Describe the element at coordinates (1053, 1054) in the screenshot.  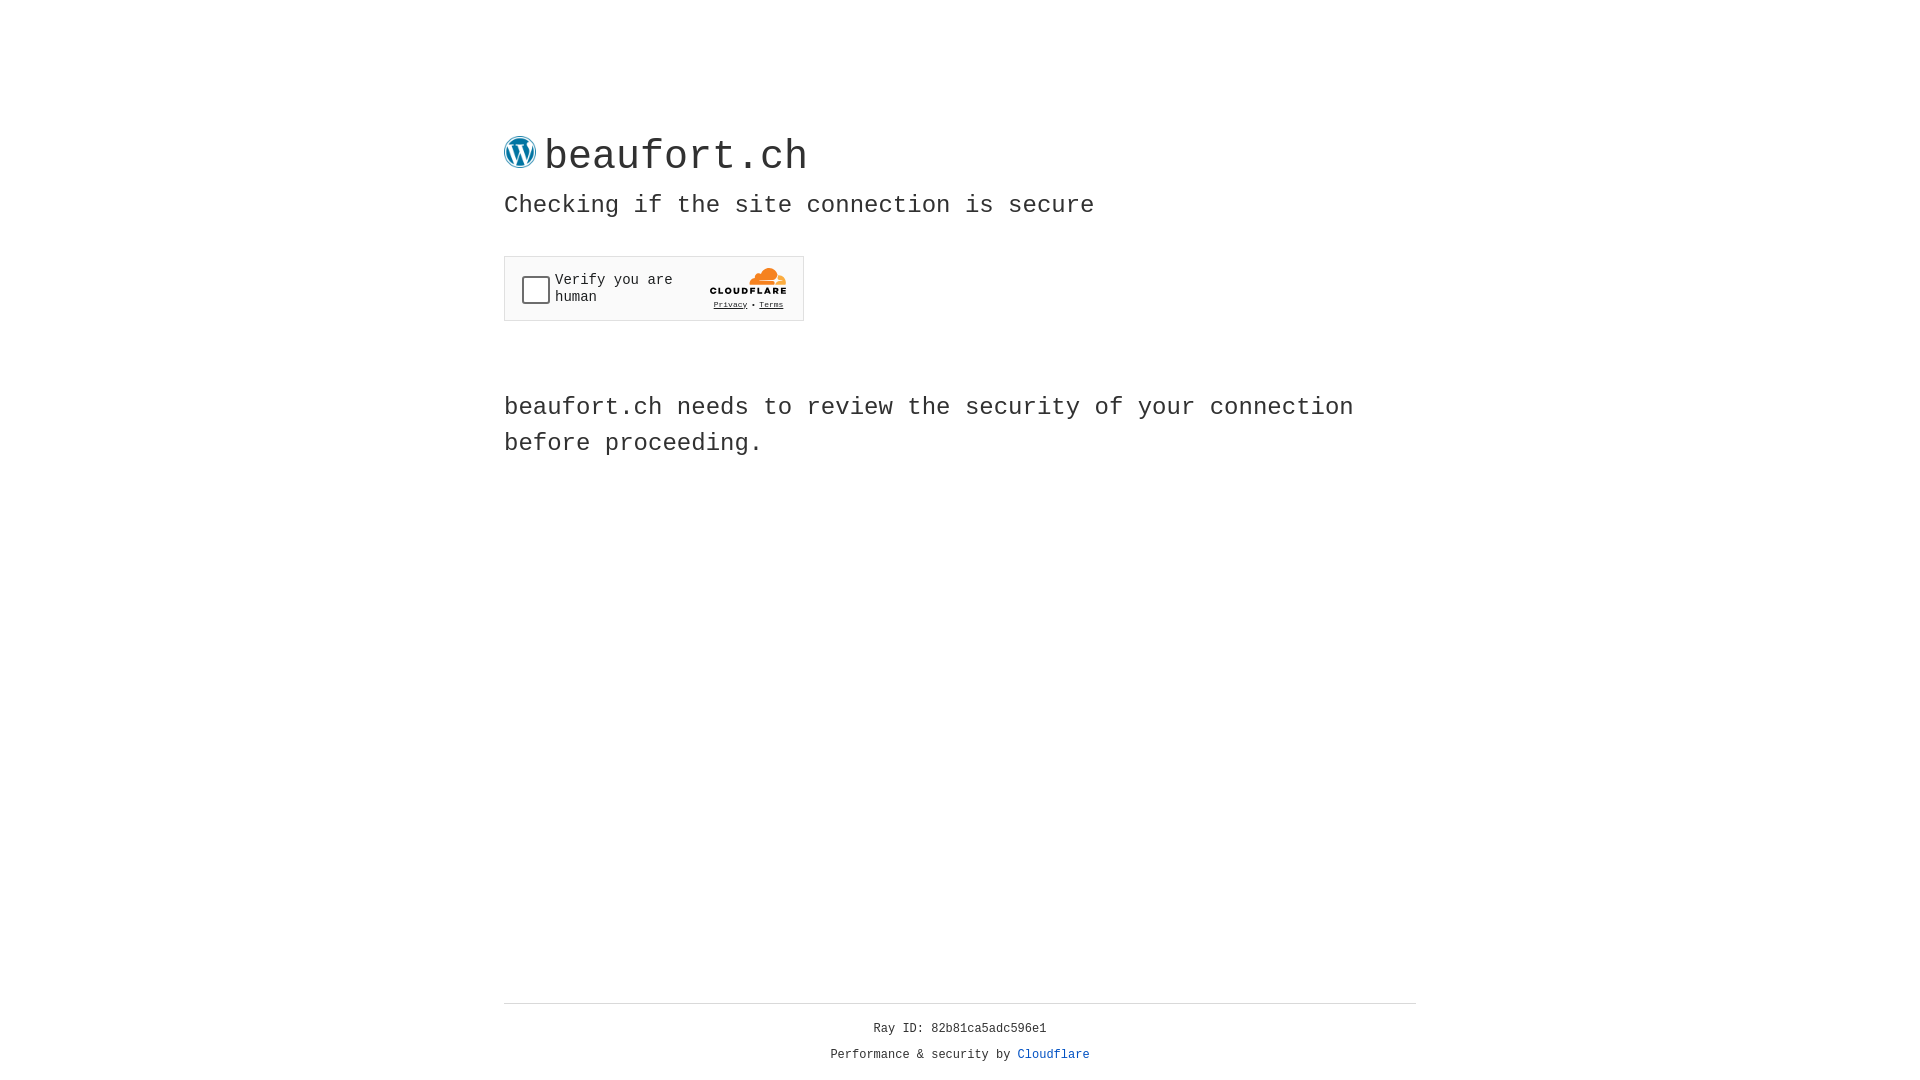
I see `'Cloudflare'` at that location.